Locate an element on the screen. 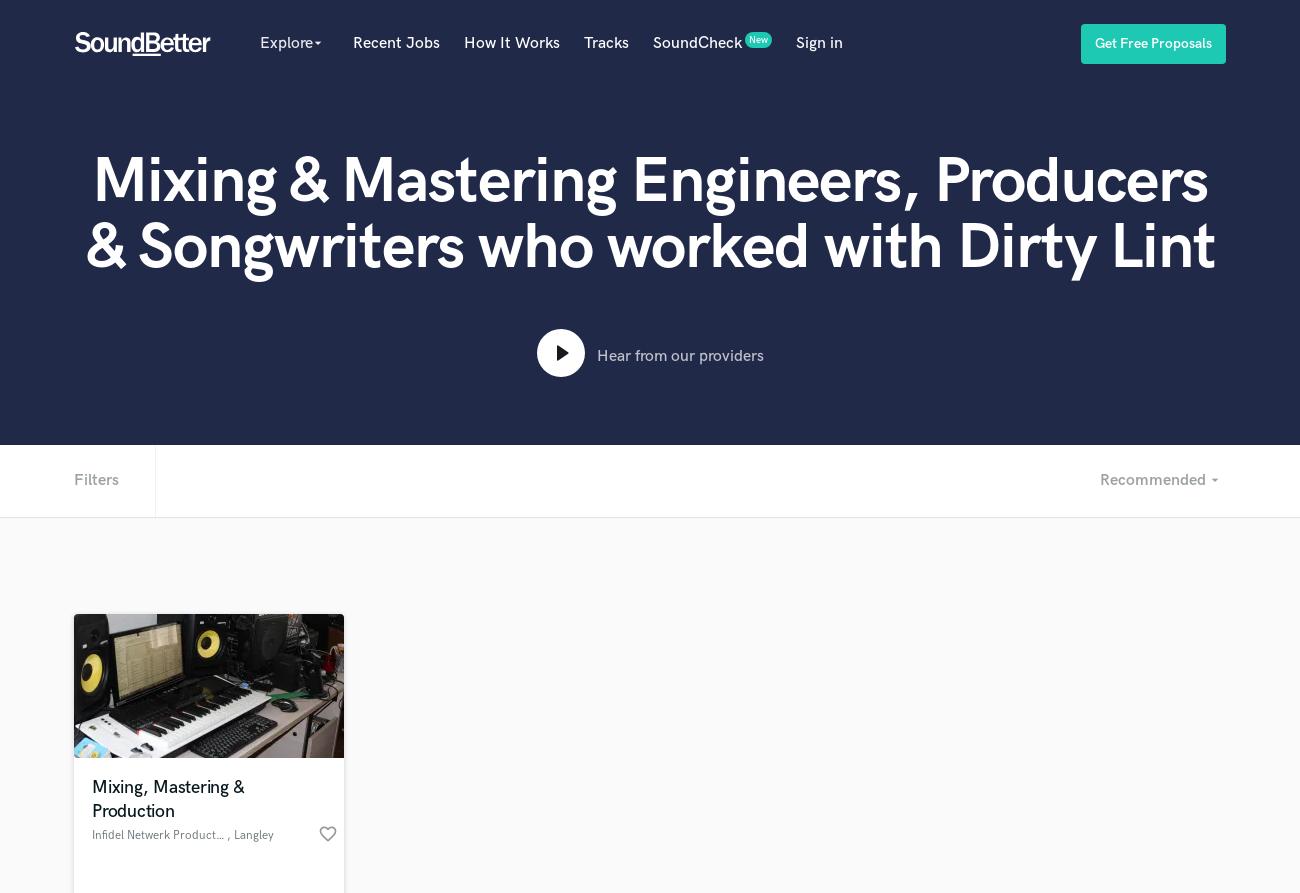  'Editing' is located at coordinates (521, 647).